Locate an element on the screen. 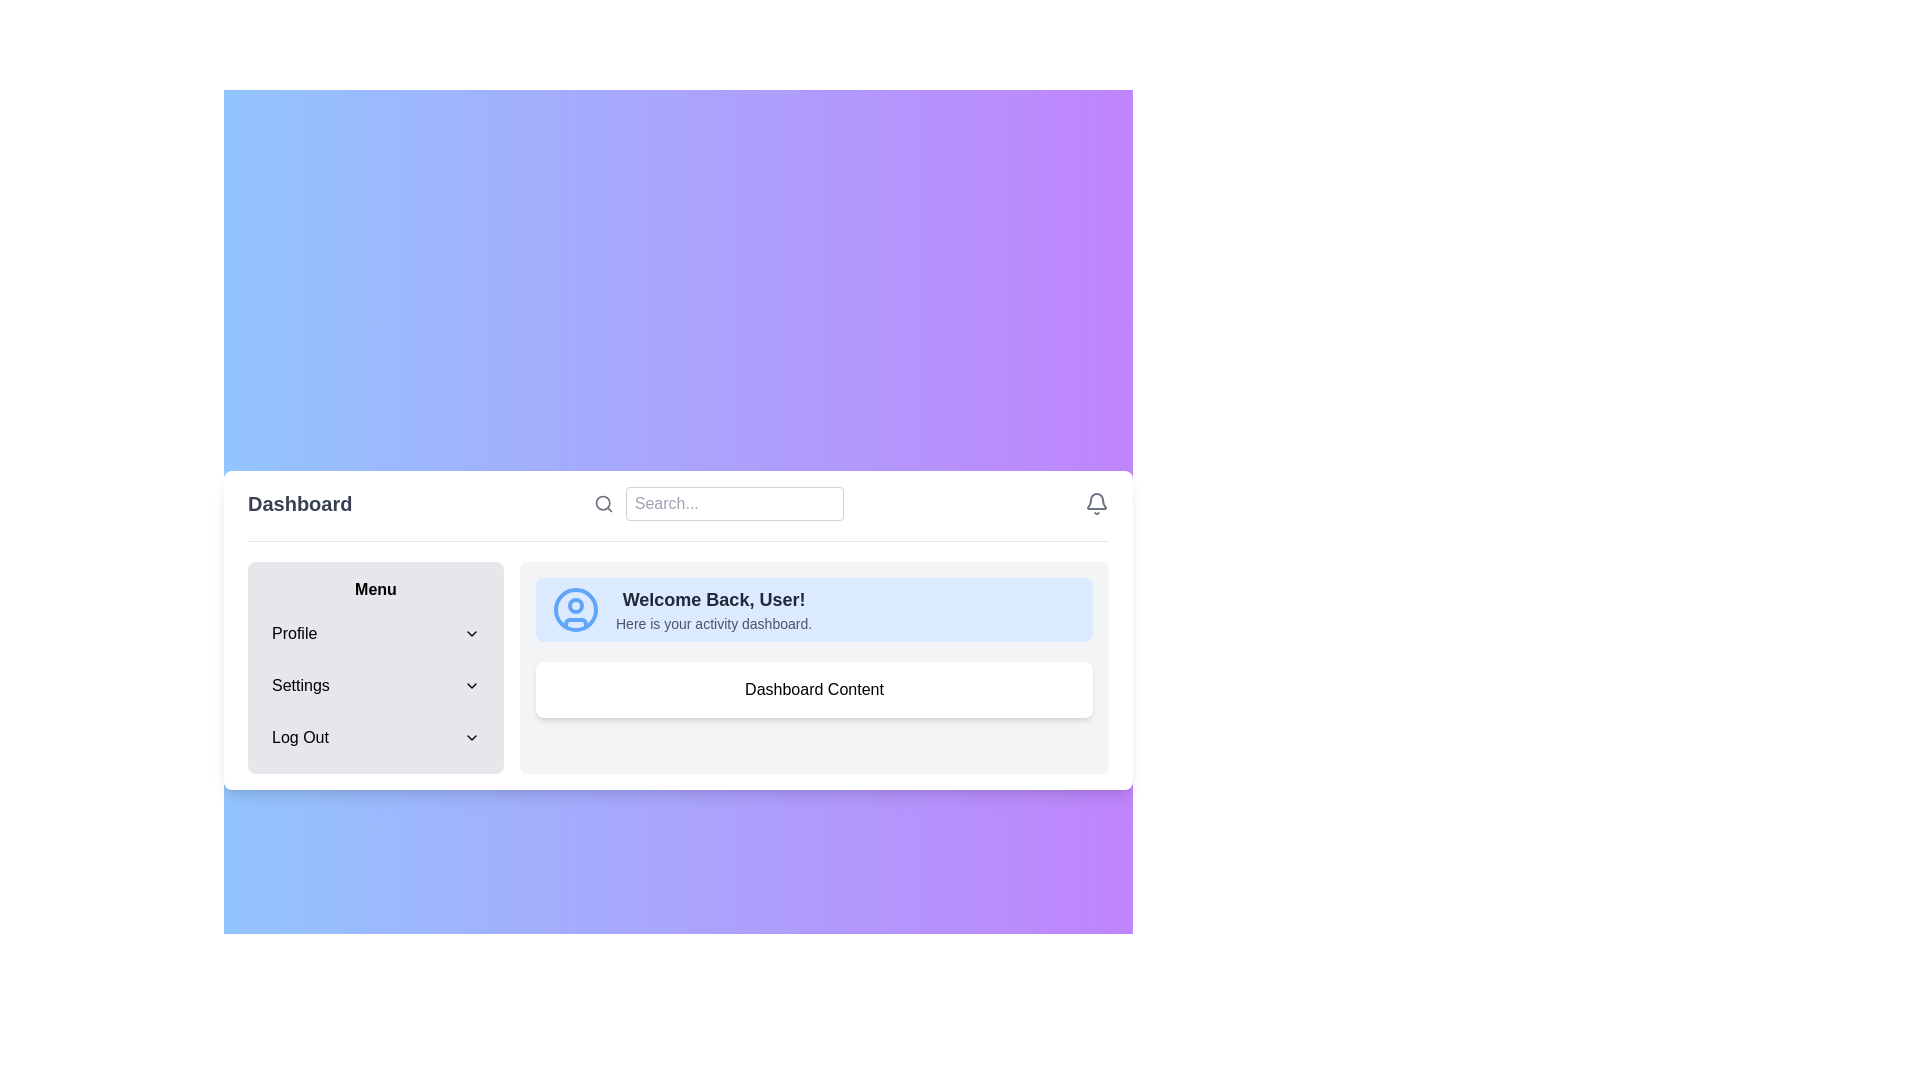 Image resolution: width=1920 pixels, height=1080 pixels. the downward-pointing chevron icon located to the right of the 'Settings' text in the navigation menu is located at coordinates (470, 684).